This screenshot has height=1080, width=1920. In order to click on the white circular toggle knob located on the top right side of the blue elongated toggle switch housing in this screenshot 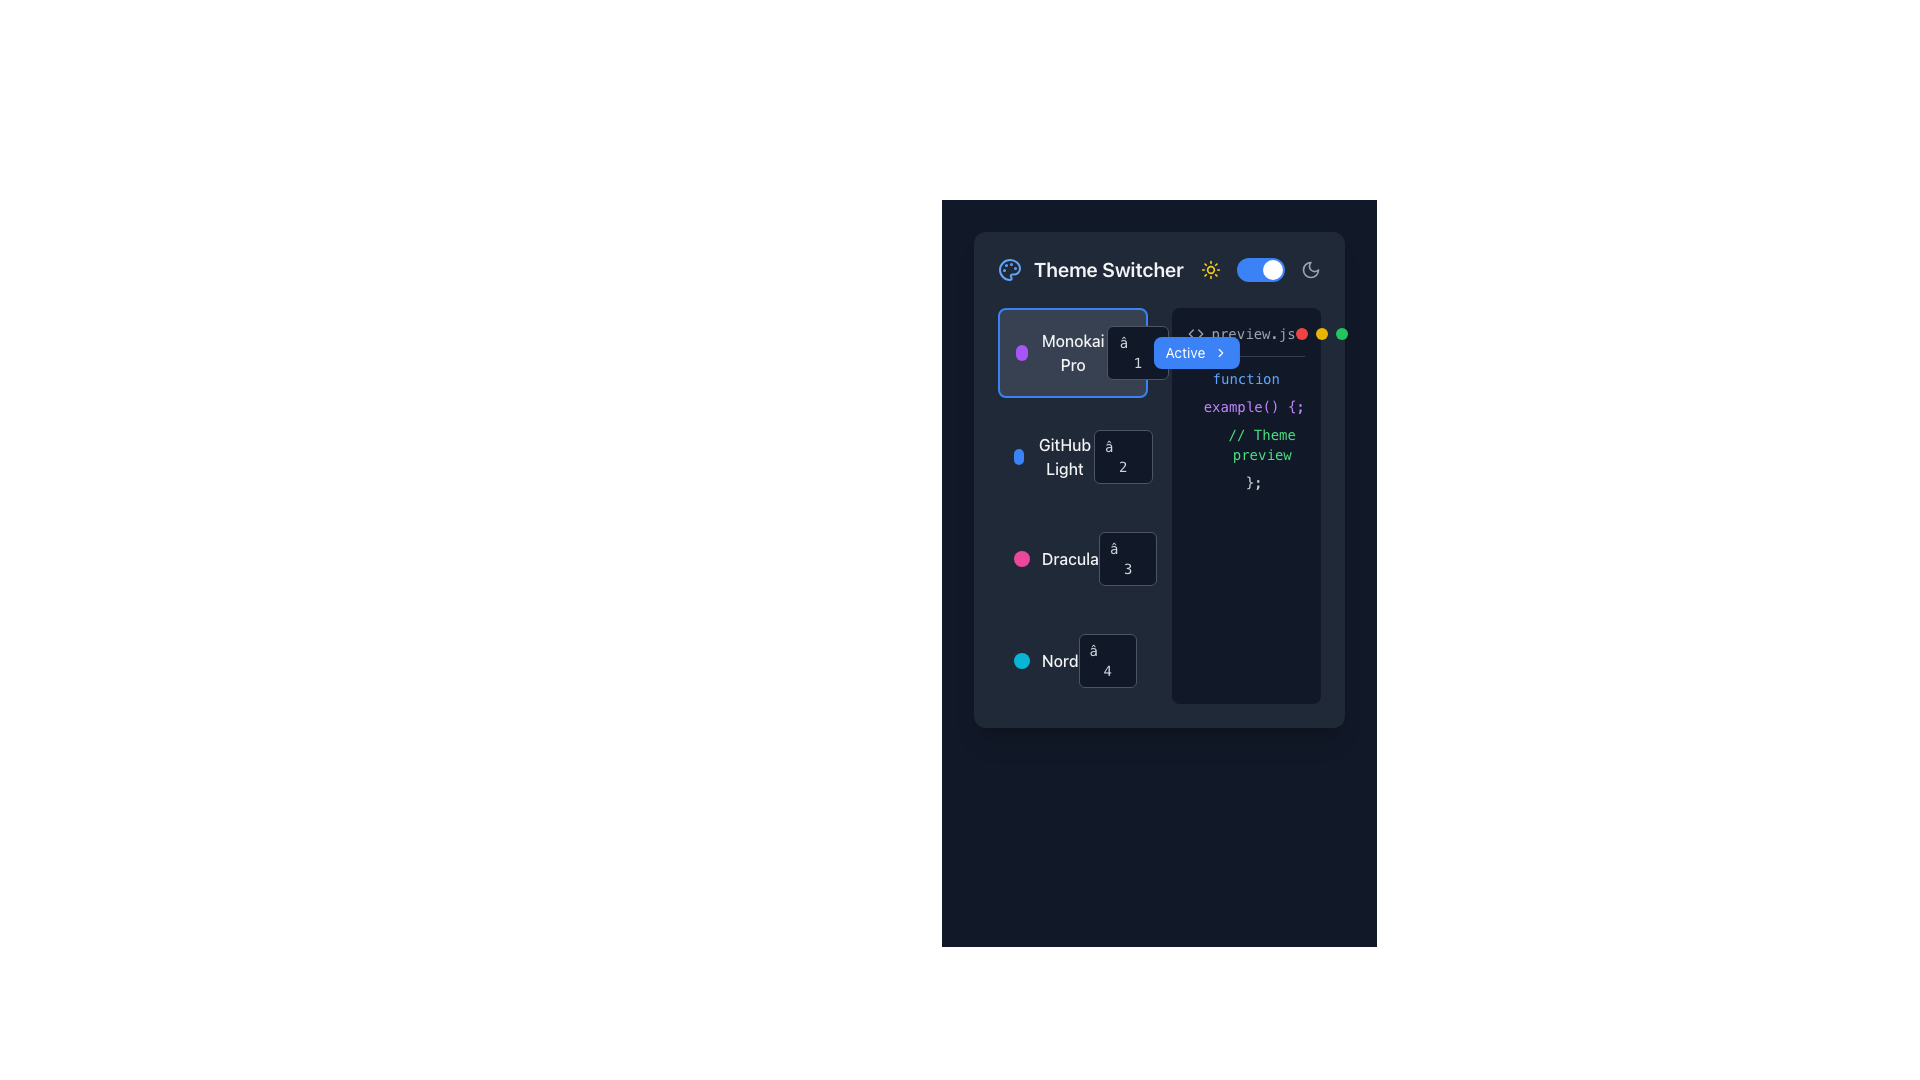, I will do `click(1271, 270)`.